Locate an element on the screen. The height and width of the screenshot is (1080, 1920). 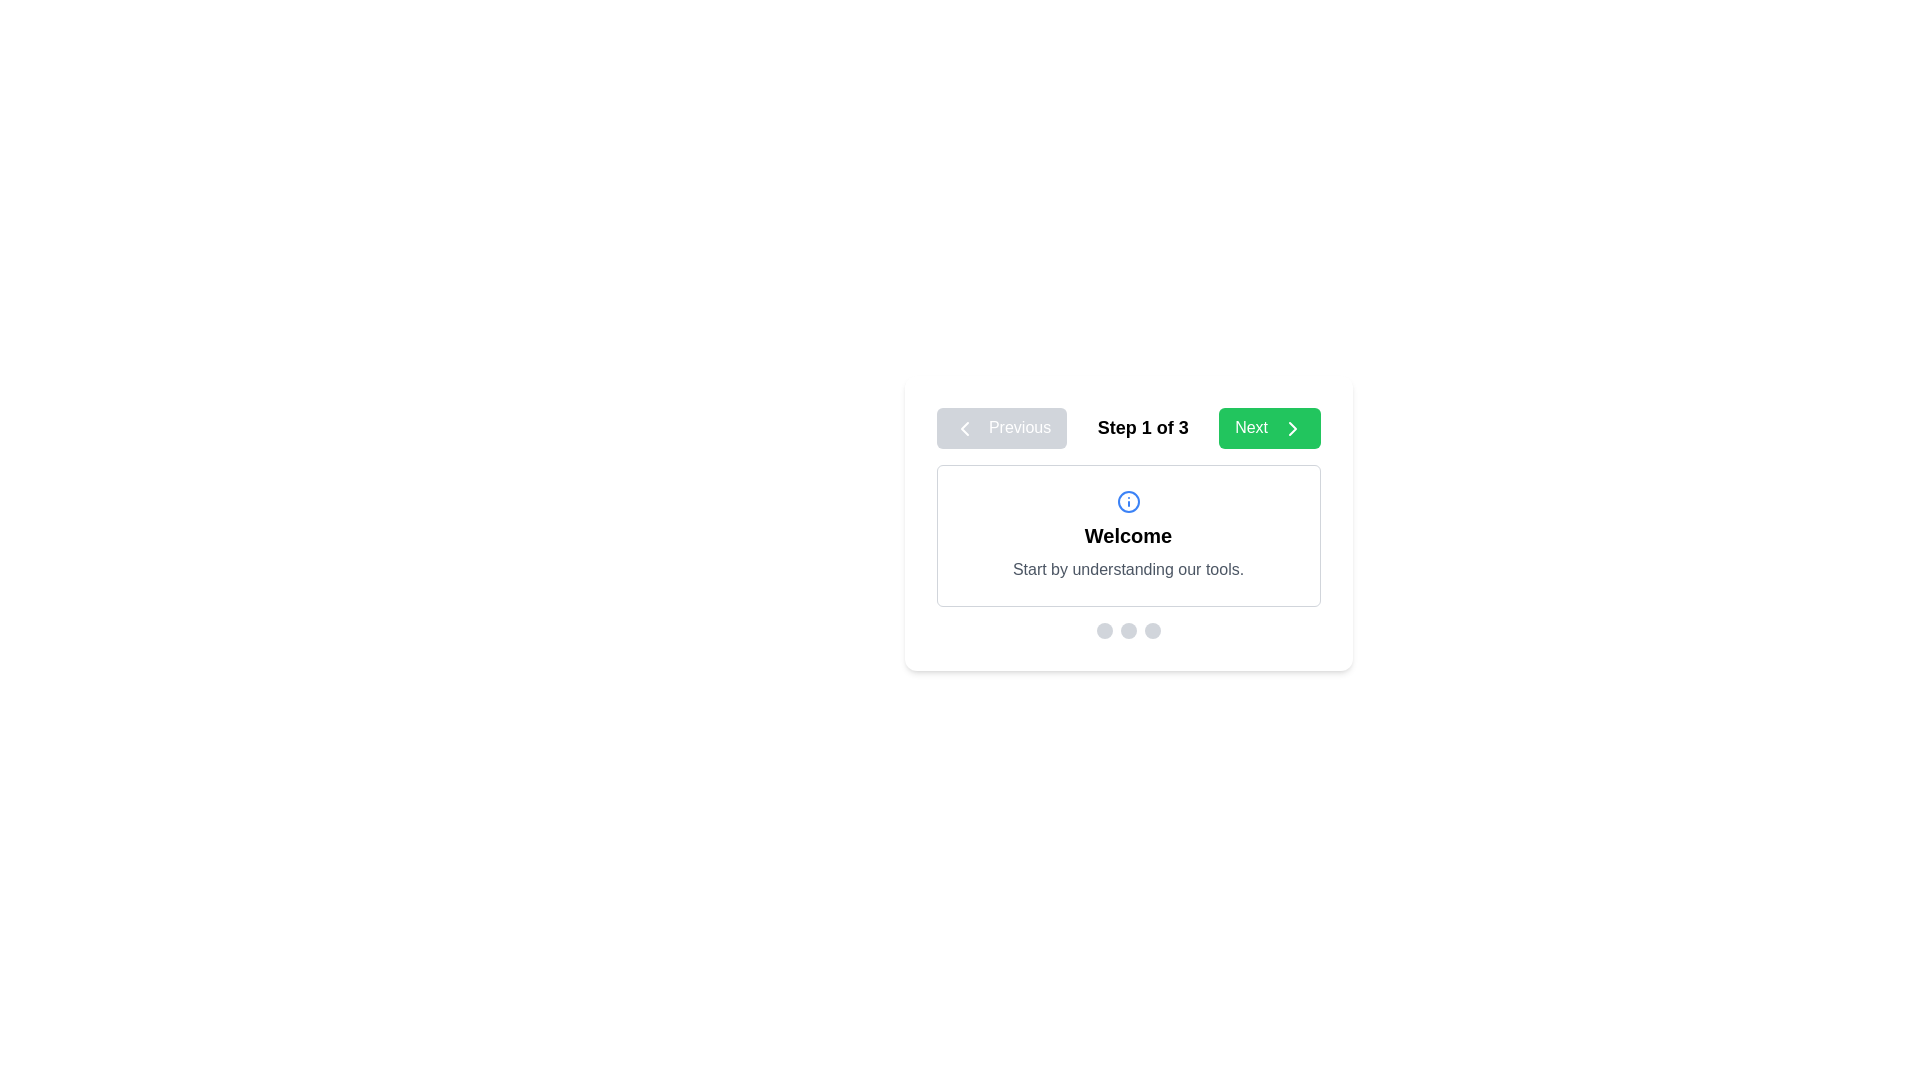
the informational panel that contains the title 'Welcome' and the description 'Start by understanding our tools.', which is centrally placed and surrounded by a light grey border is located at coordinates (1128, 534).